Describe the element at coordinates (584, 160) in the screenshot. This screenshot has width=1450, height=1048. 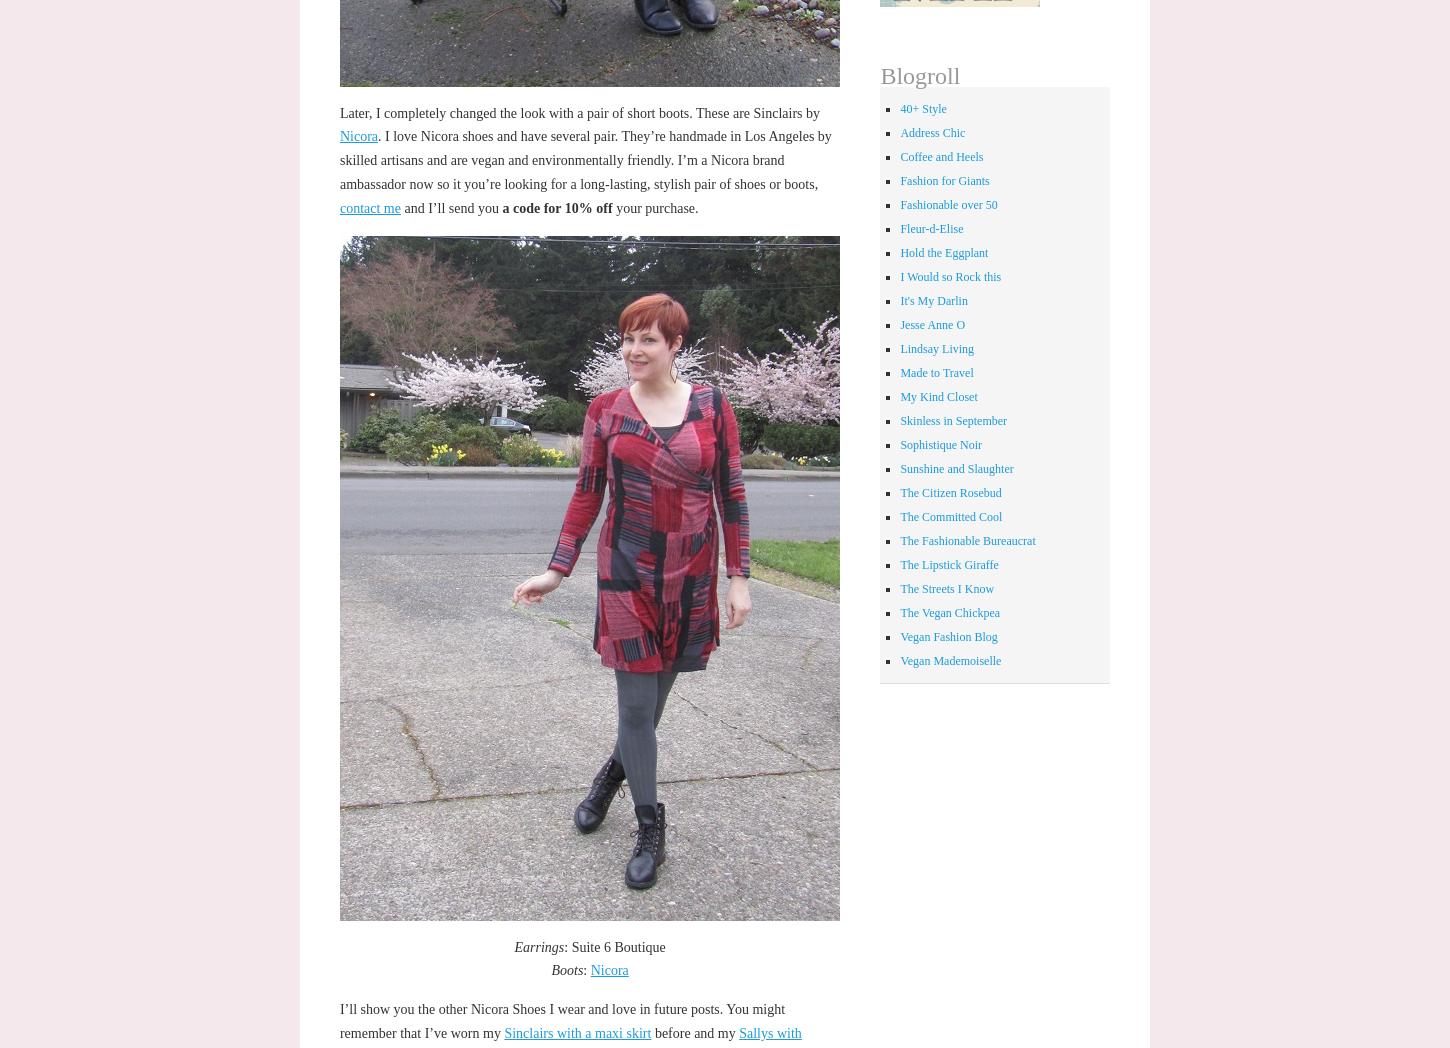
I see `'. I love Nicora shoes and have several pair. They’re handmade in Los Angeles by skilled artisans and are vegan and environmentally friendly. I’m a Nicora brand ambassador now so it you’re looking for a long-lasting, stylish pair of shoes or boots,'` at that location.